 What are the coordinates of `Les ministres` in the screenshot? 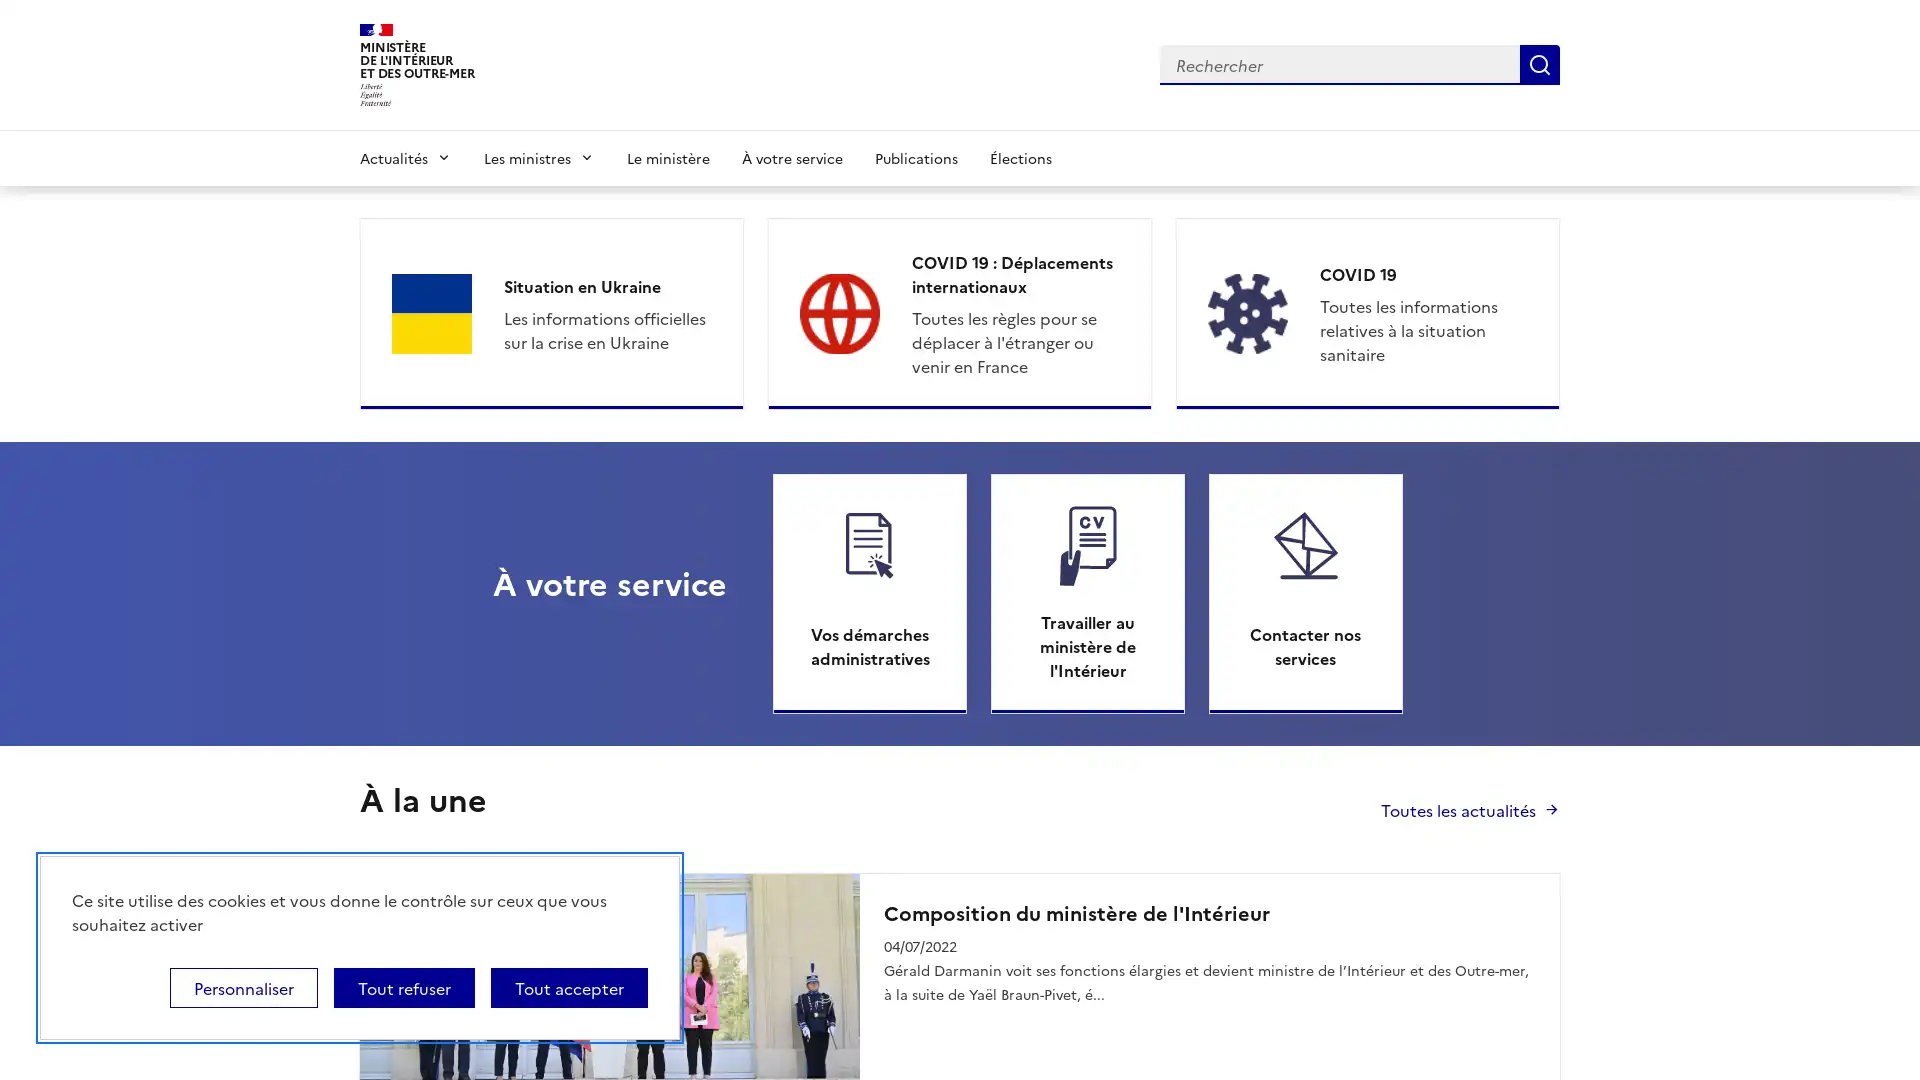 It's located at (539, 156).